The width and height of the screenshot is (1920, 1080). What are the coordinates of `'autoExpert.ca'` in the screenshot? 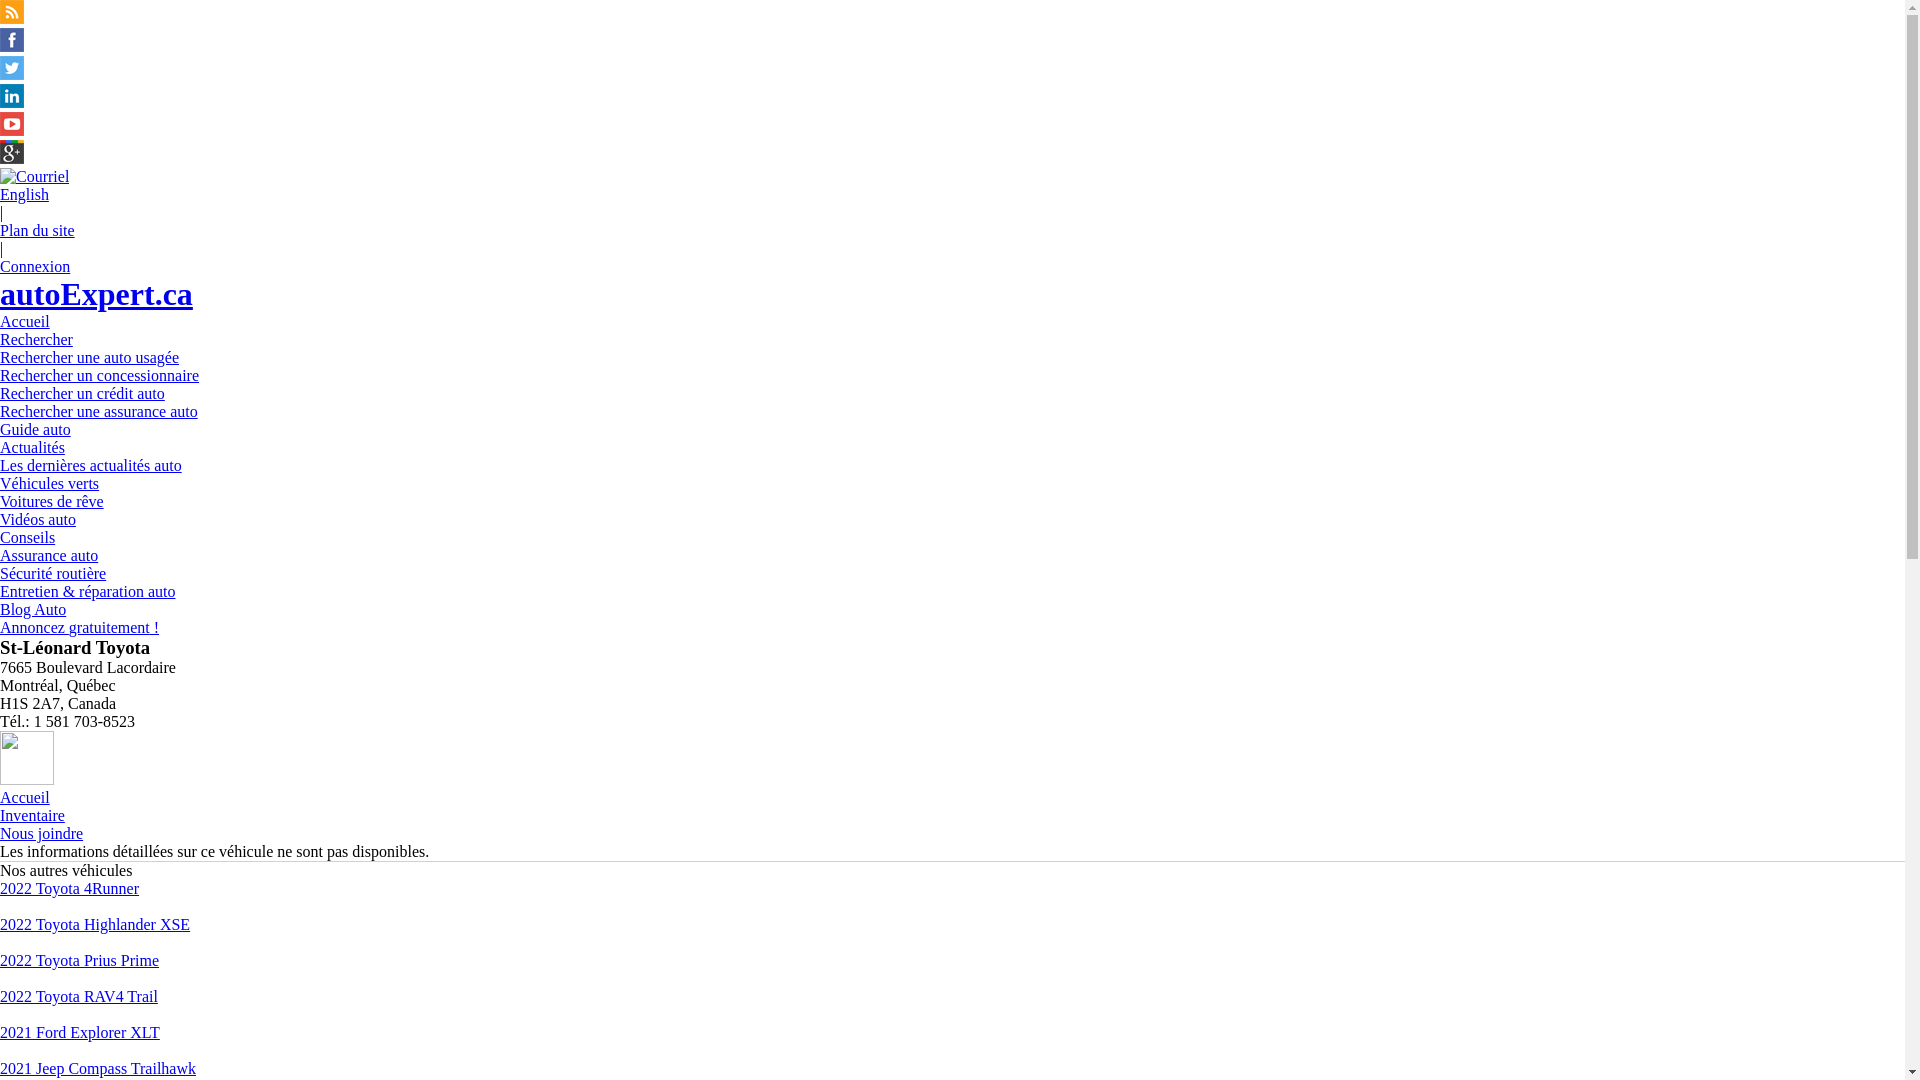 It's located at (95, 293).